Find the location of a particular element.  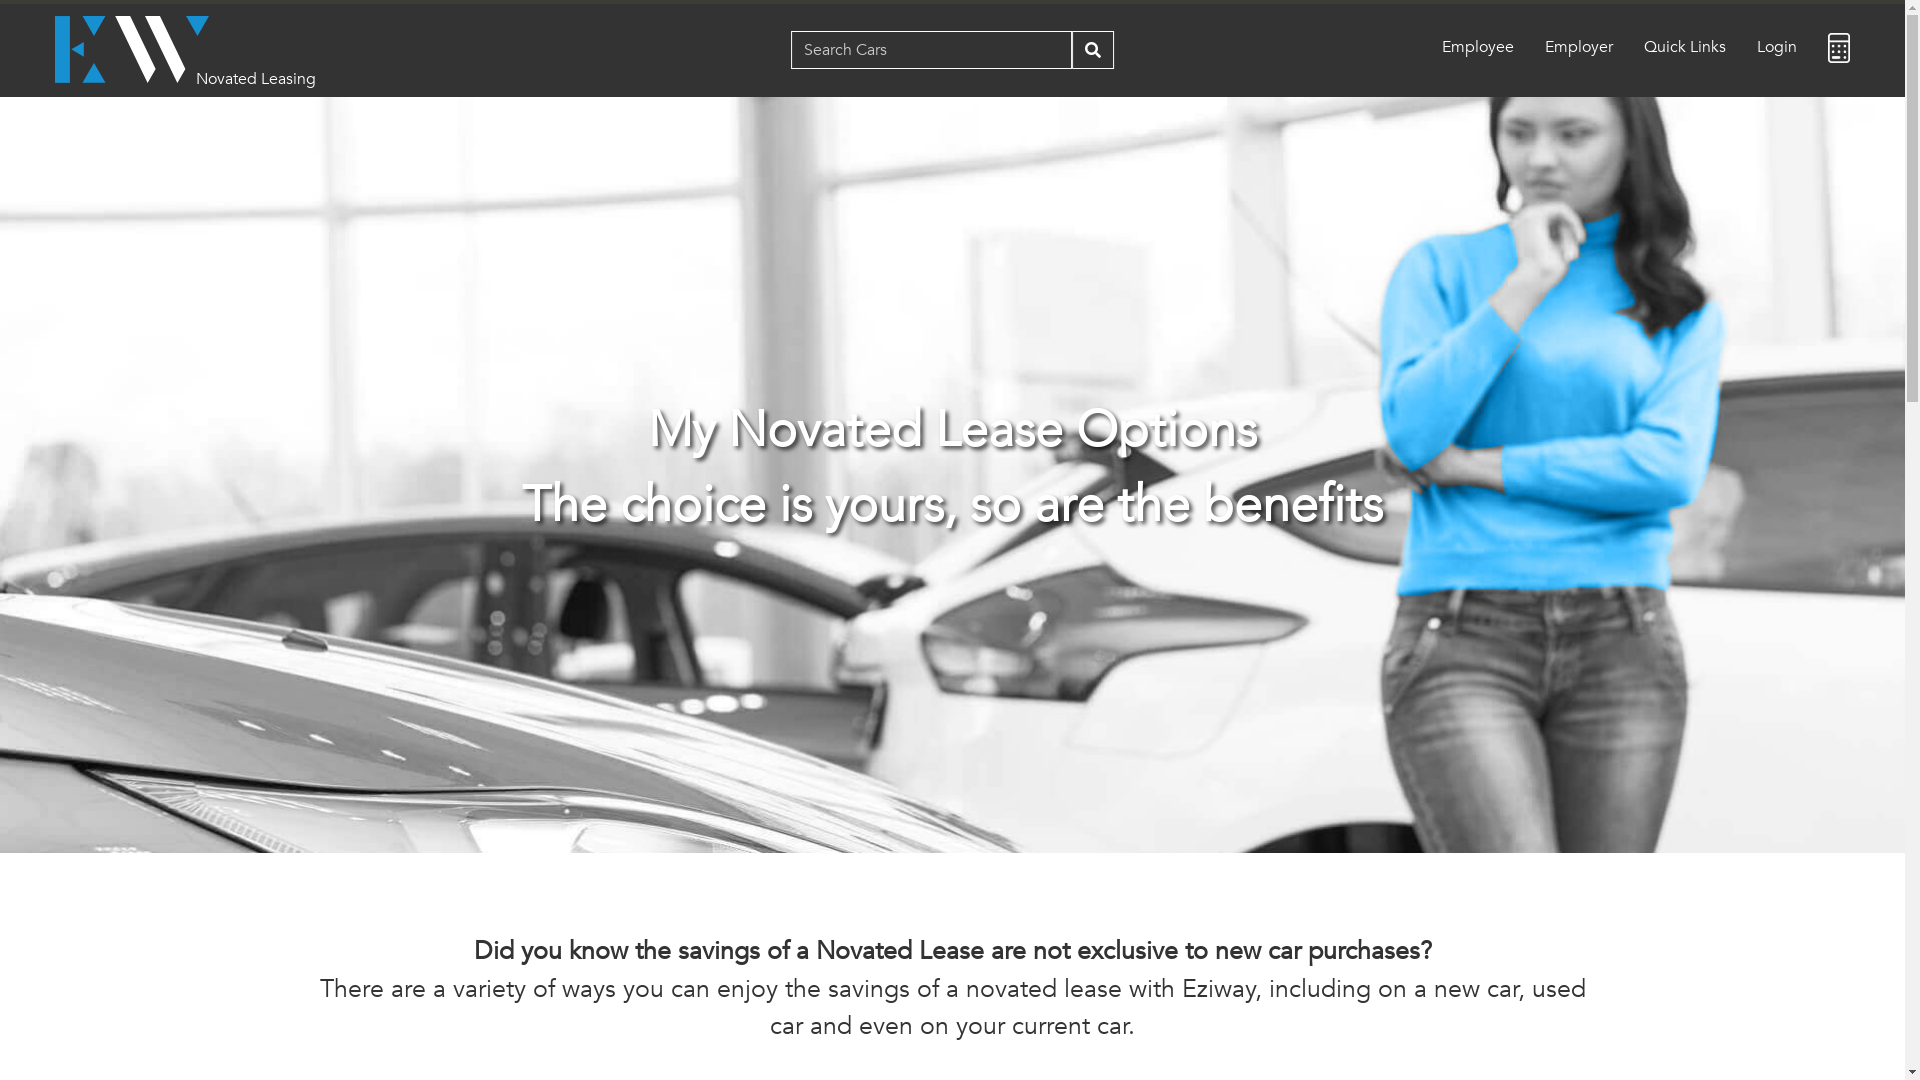

'Quick Links' is located at coordinates (1683, 45).